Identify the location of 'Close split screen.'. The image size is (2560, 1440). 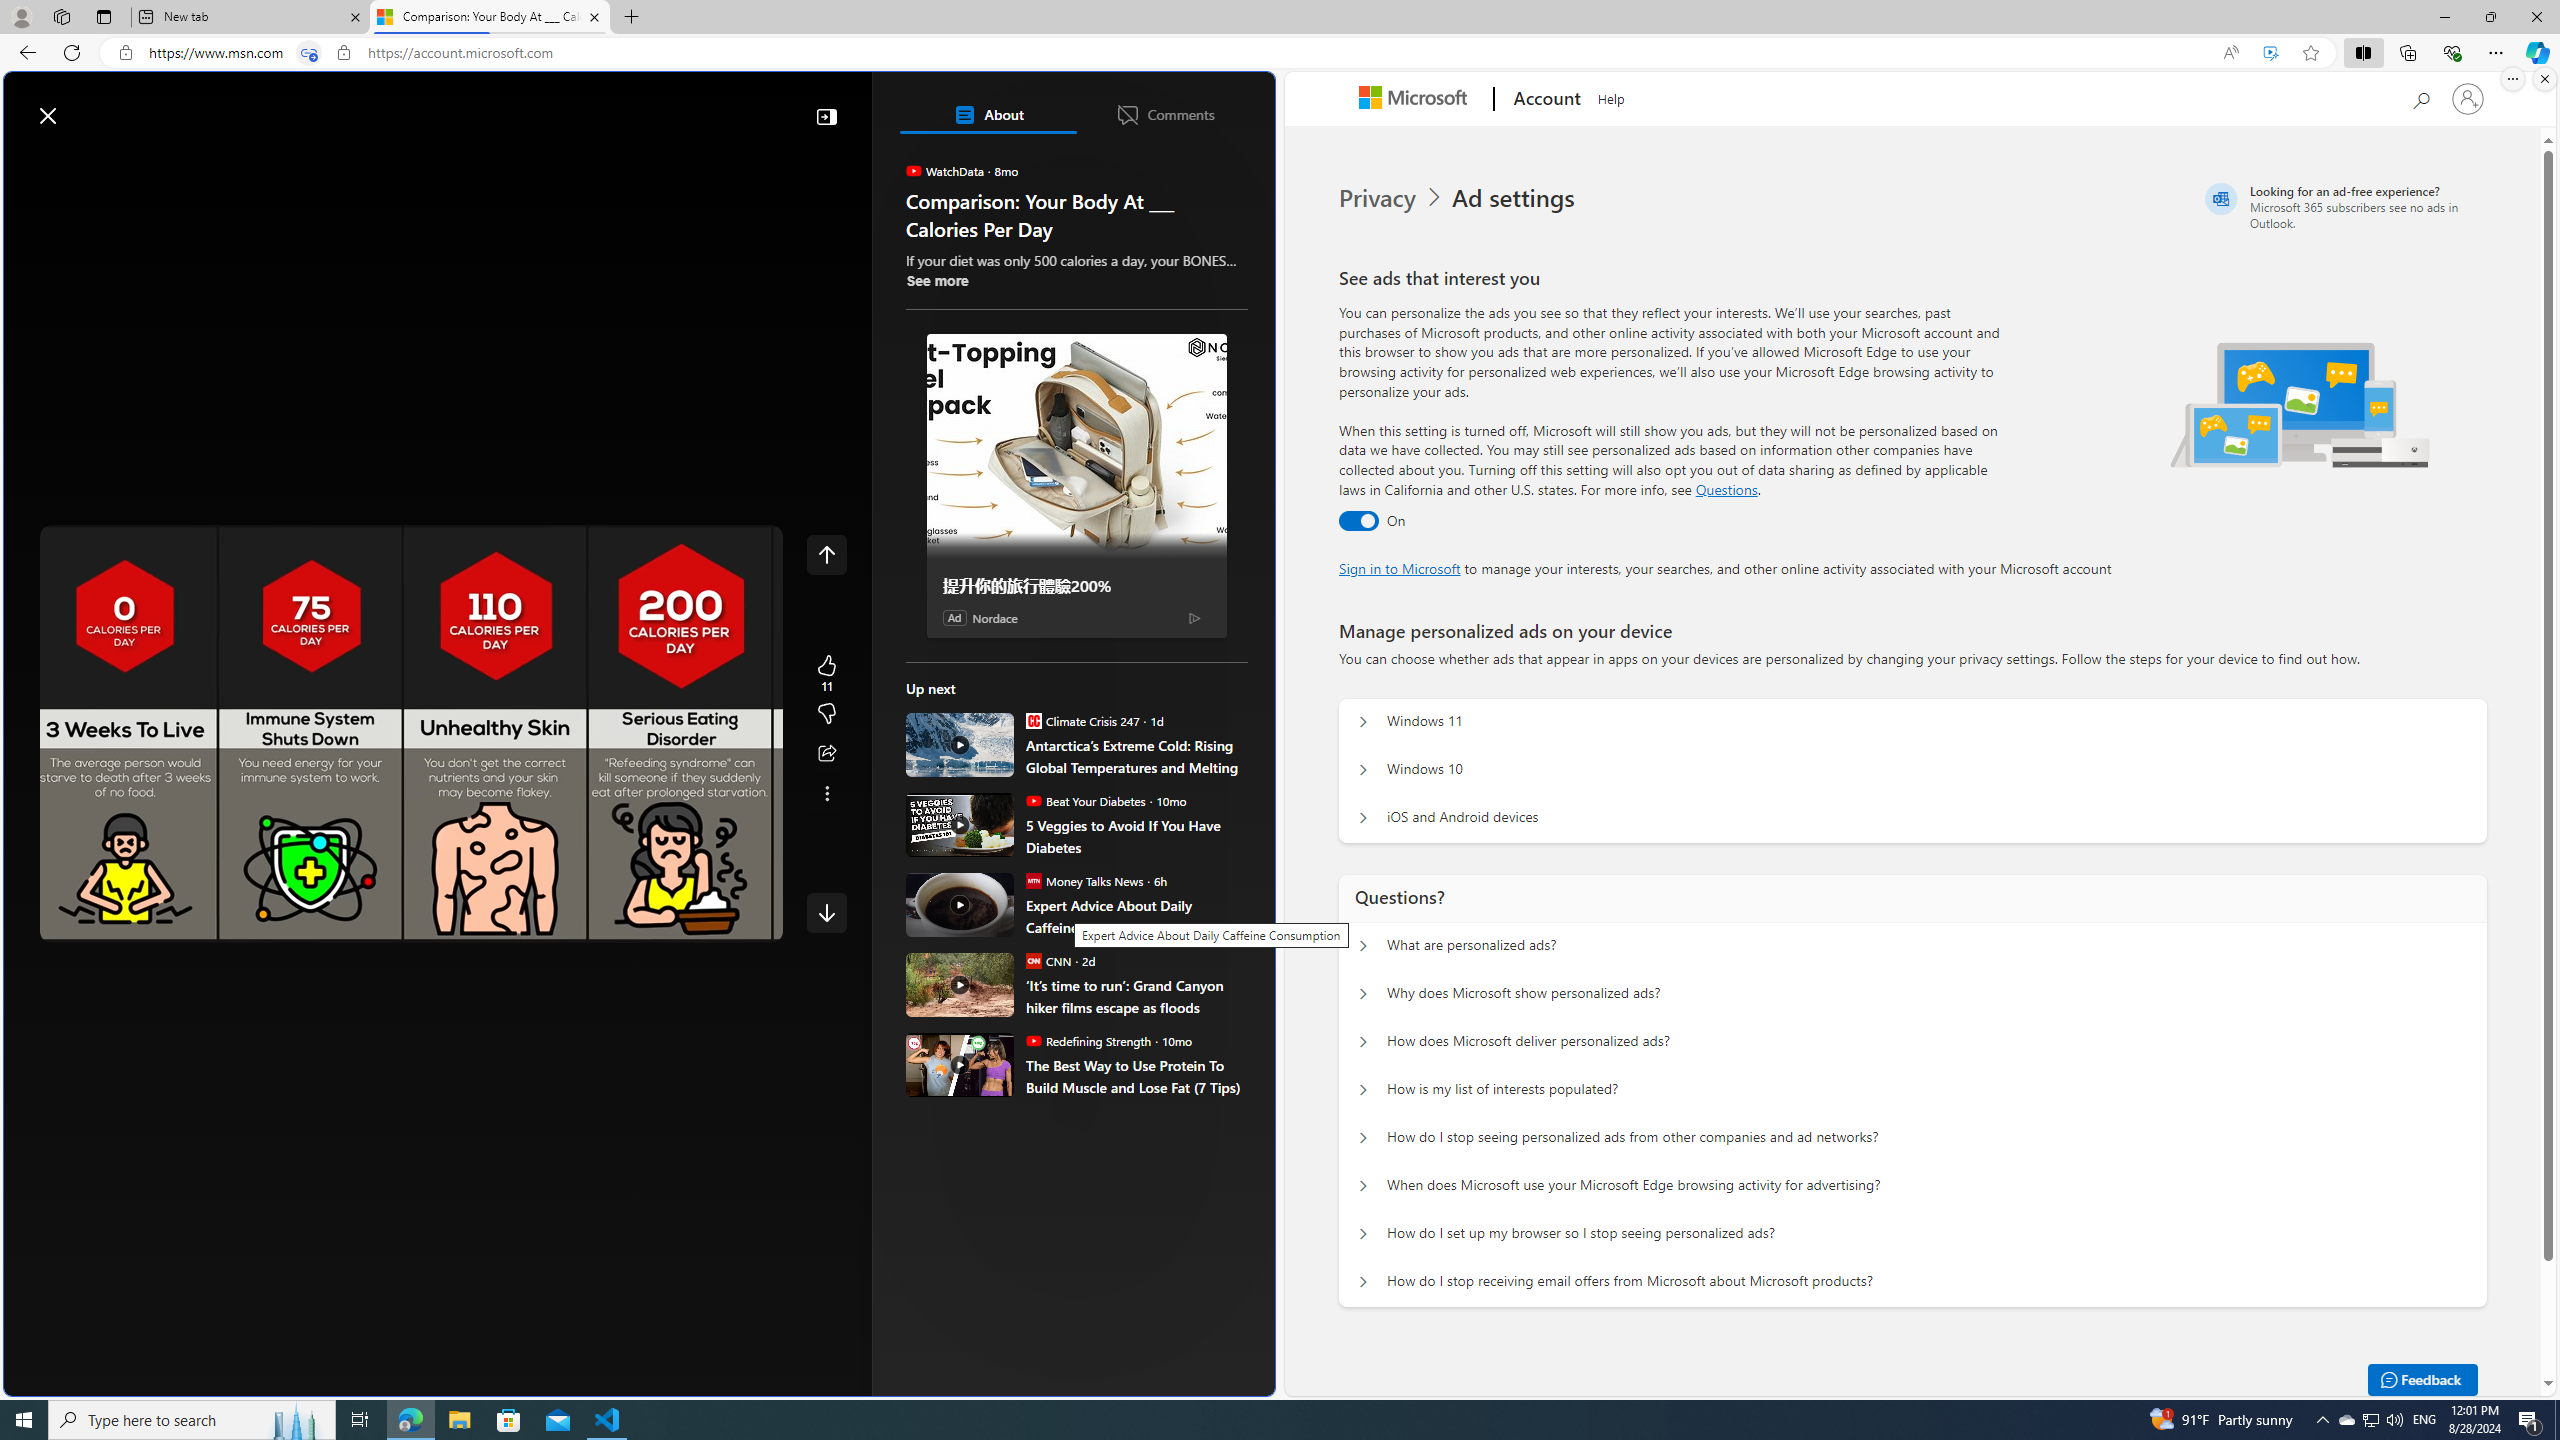
(2543, 78).